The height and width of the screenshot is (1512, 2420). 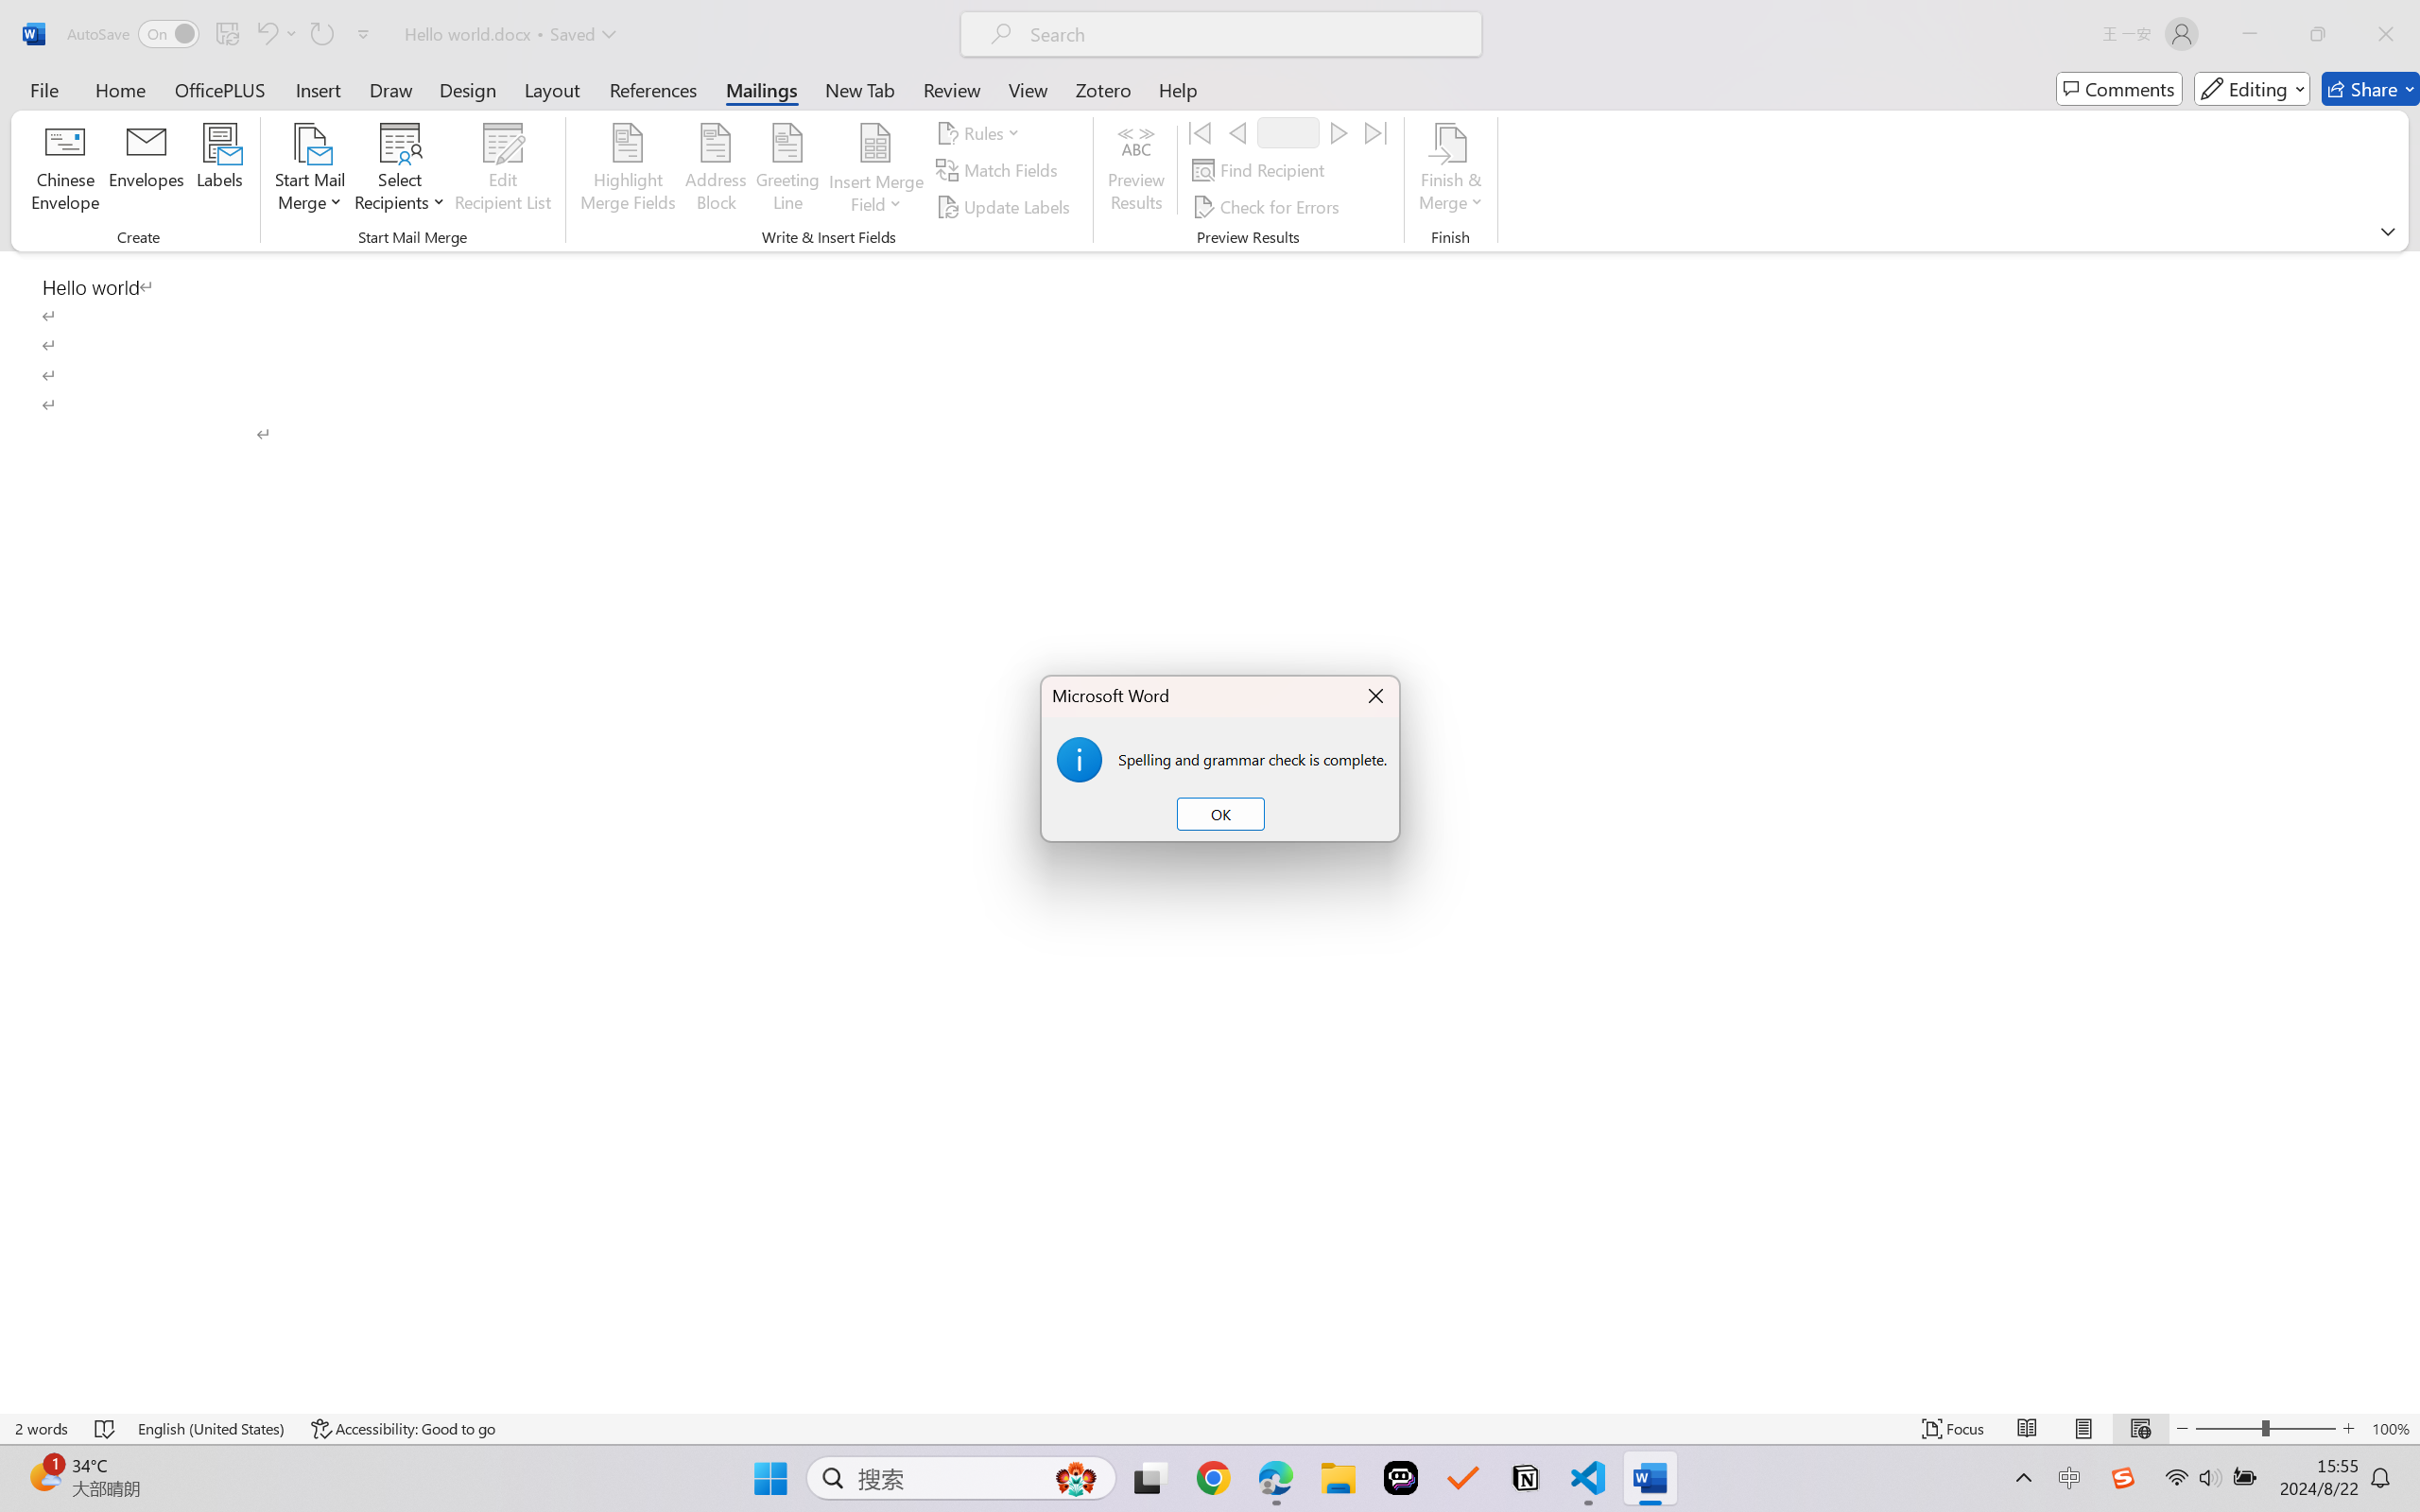 I want to click on 'Mailings', so click(x=762, y=88).